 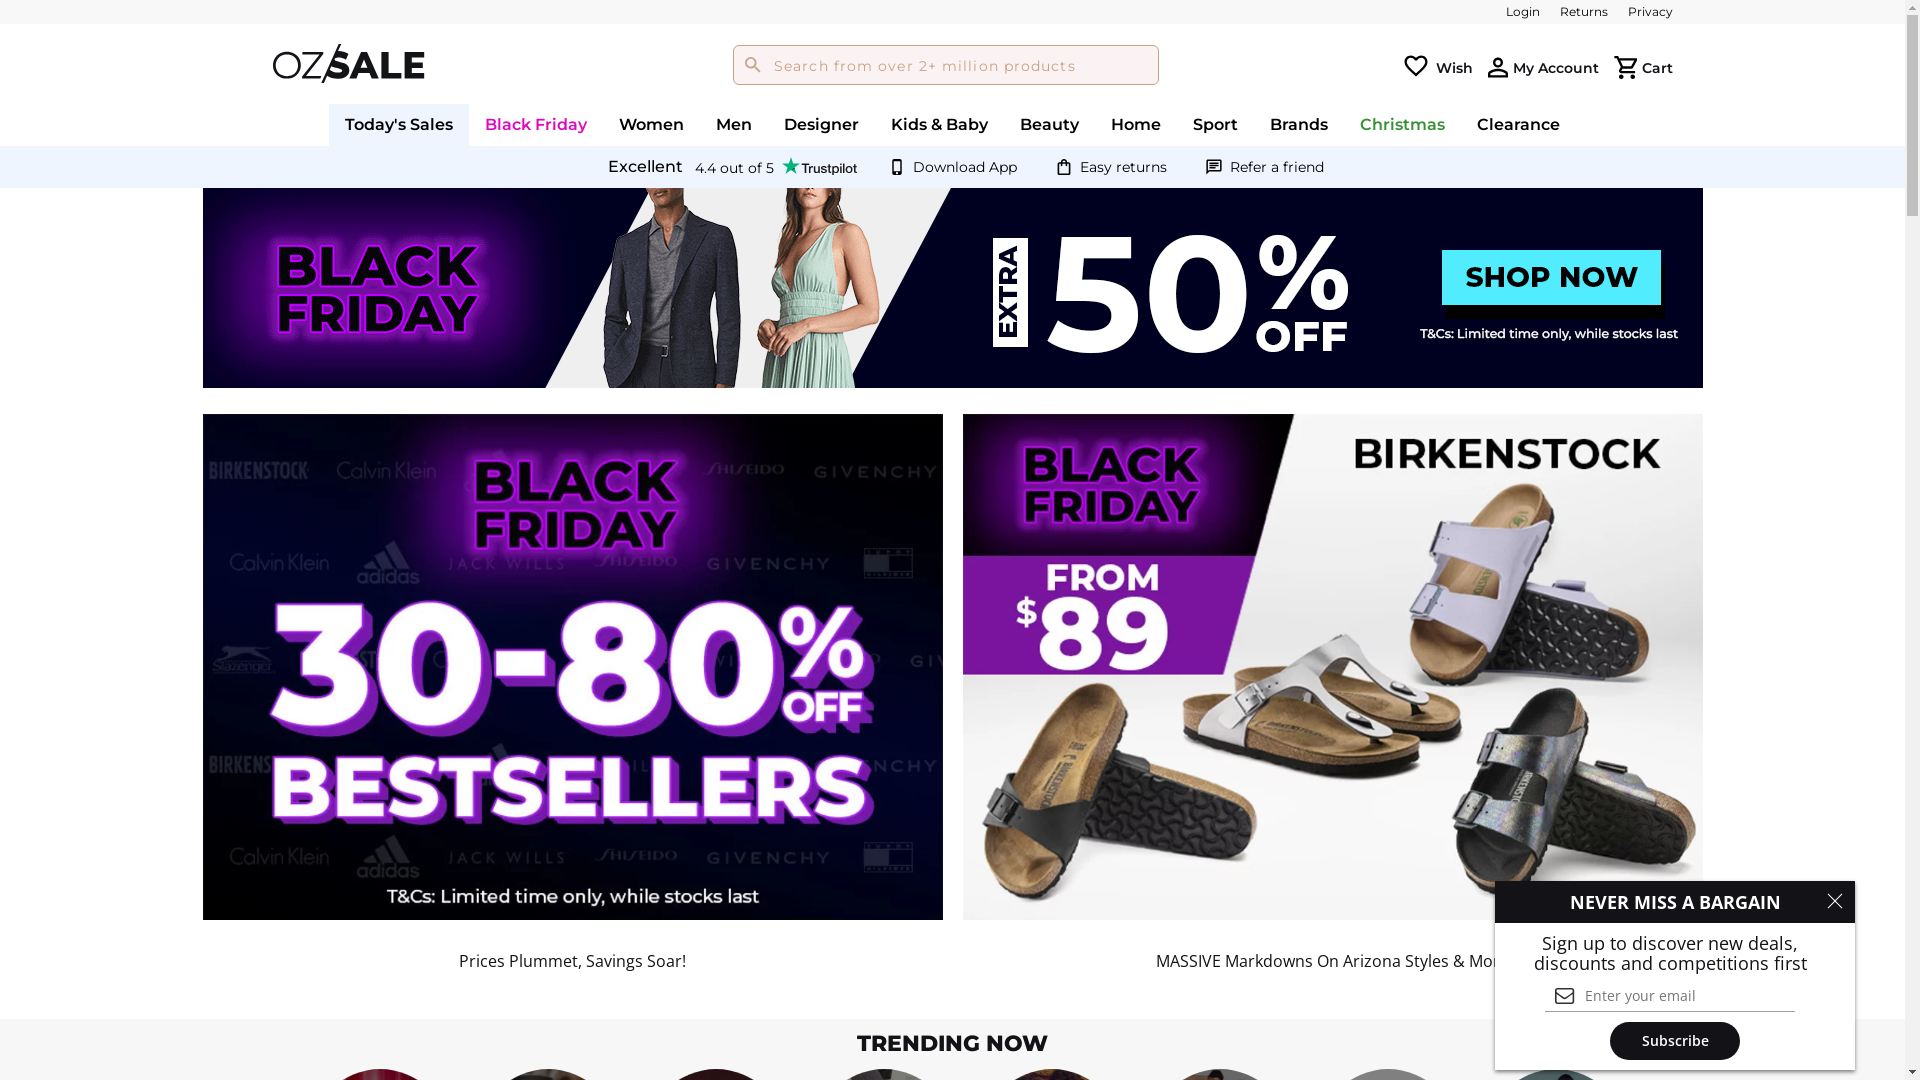 I want to click on 'Cart', so click(x=1657, y=65).